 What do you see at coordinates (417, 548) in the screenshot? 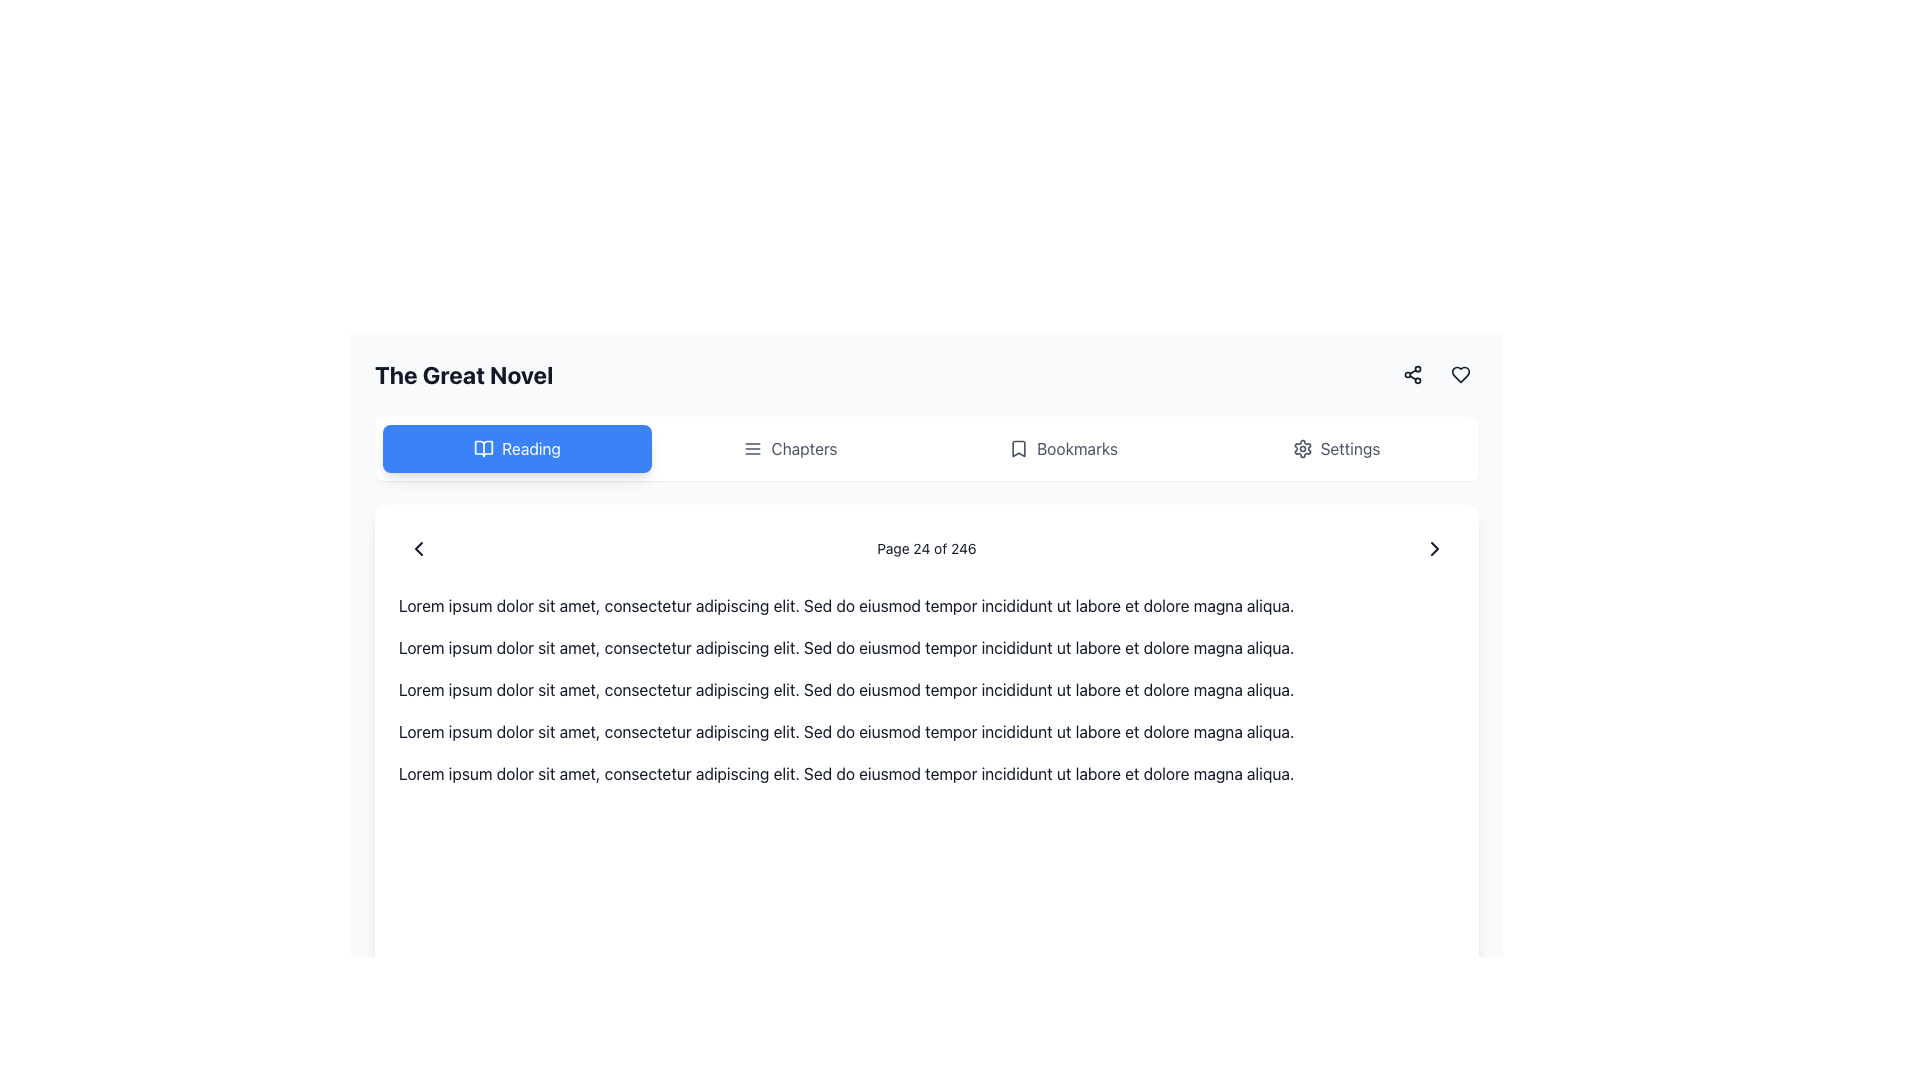
I see `the left-pointing chevron arrow icon located in the top section of the interface, to the left of the main navigation header` at bounding box center [417, 548].